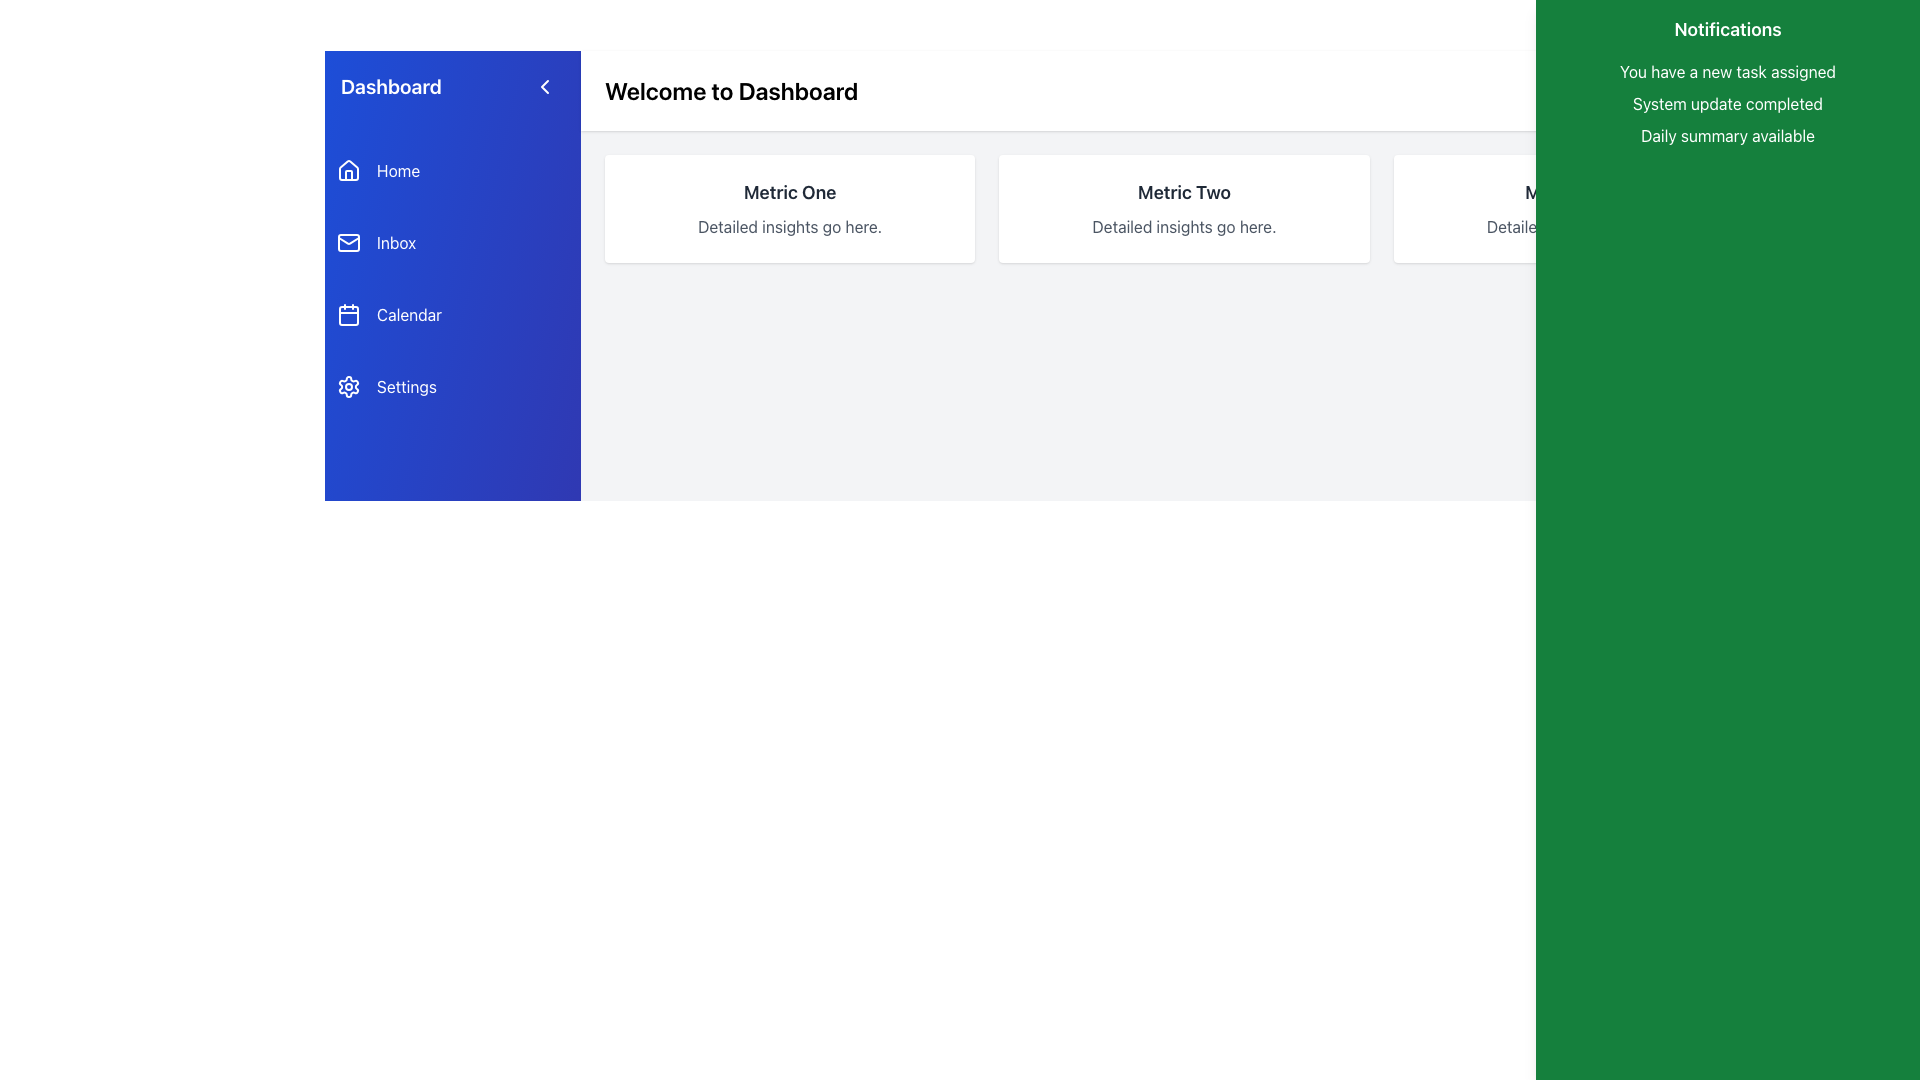  Describe the element at coordinates (391, 86) in the screenshot. I see `the header text element in the navigation menu, which indicates the user's current location within the application` at that location.